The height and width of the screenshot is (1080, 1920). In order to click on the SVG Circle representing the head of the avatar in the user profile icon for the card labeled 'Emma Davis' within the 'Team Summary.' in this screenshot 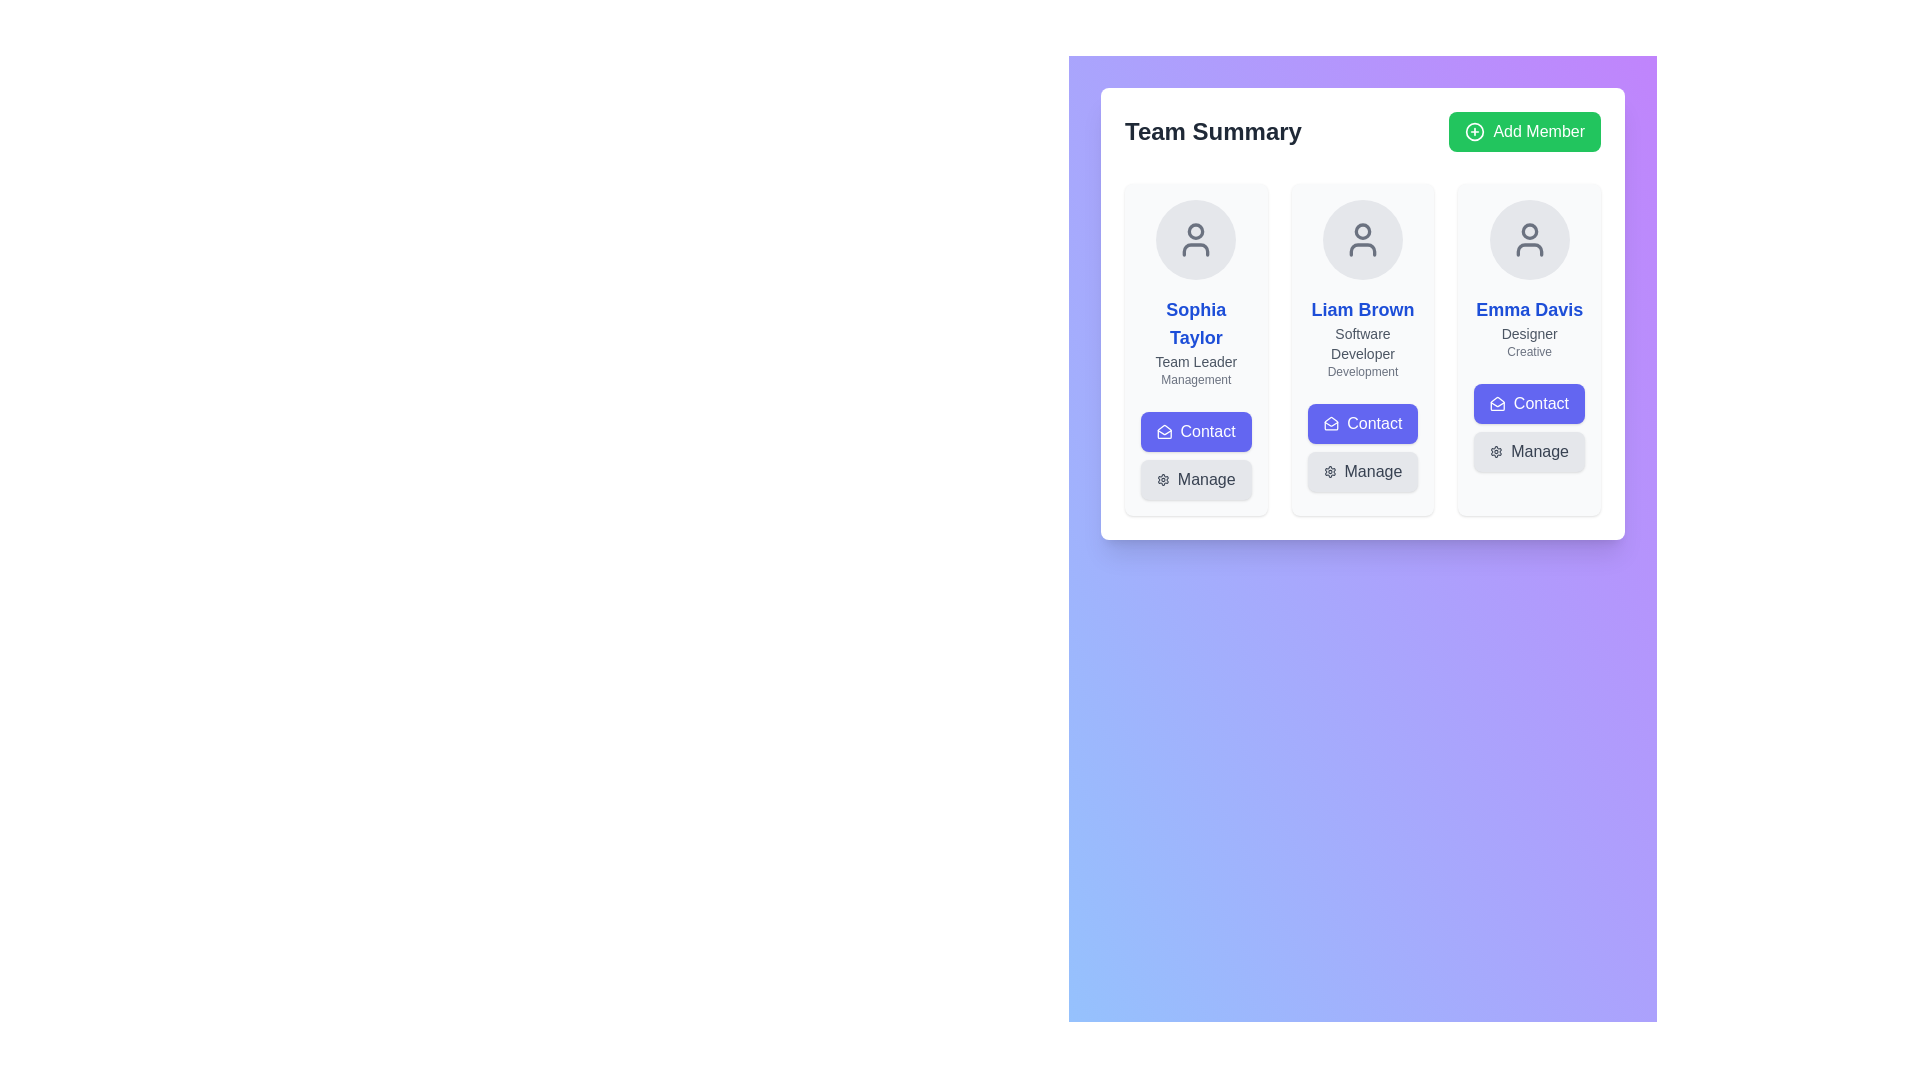, I will do `click(1528, 230)`.